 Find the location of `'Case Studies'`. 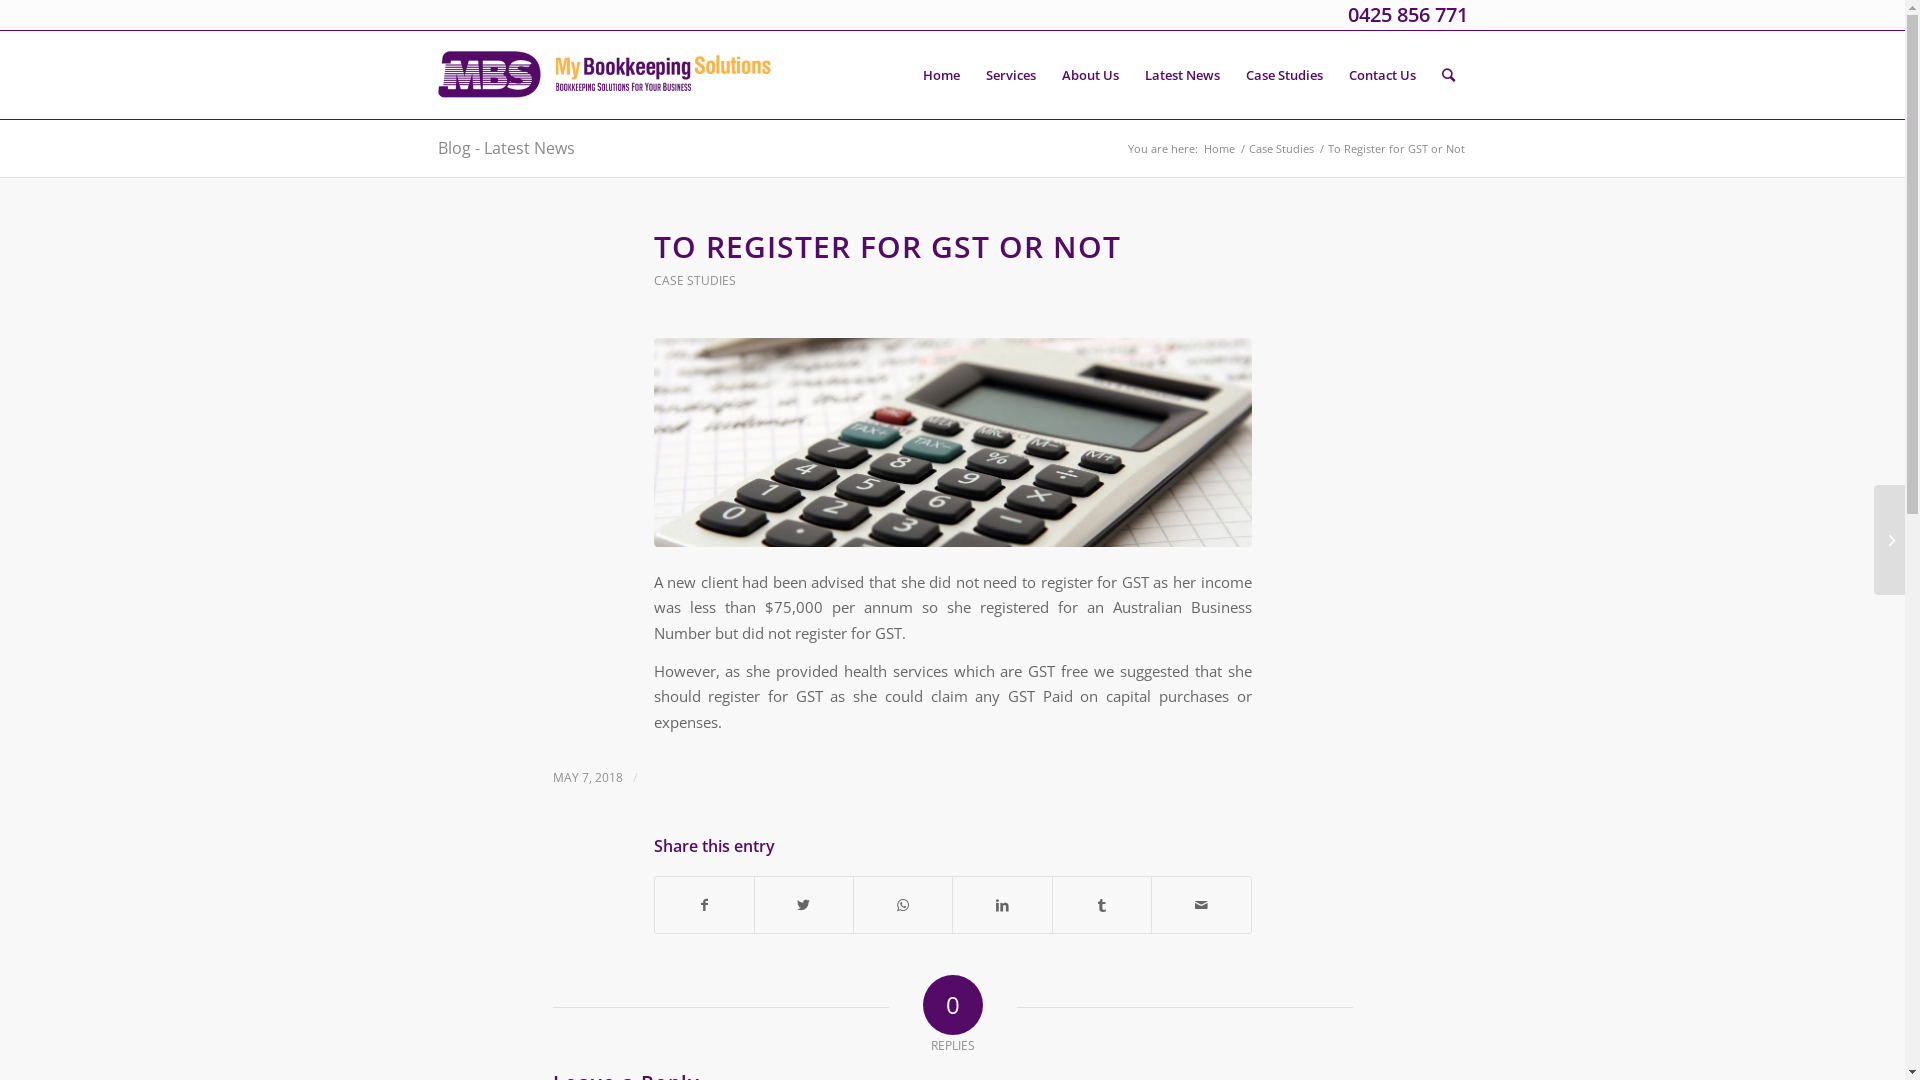

'Case Studies' is located at coordinates (1281, 147).